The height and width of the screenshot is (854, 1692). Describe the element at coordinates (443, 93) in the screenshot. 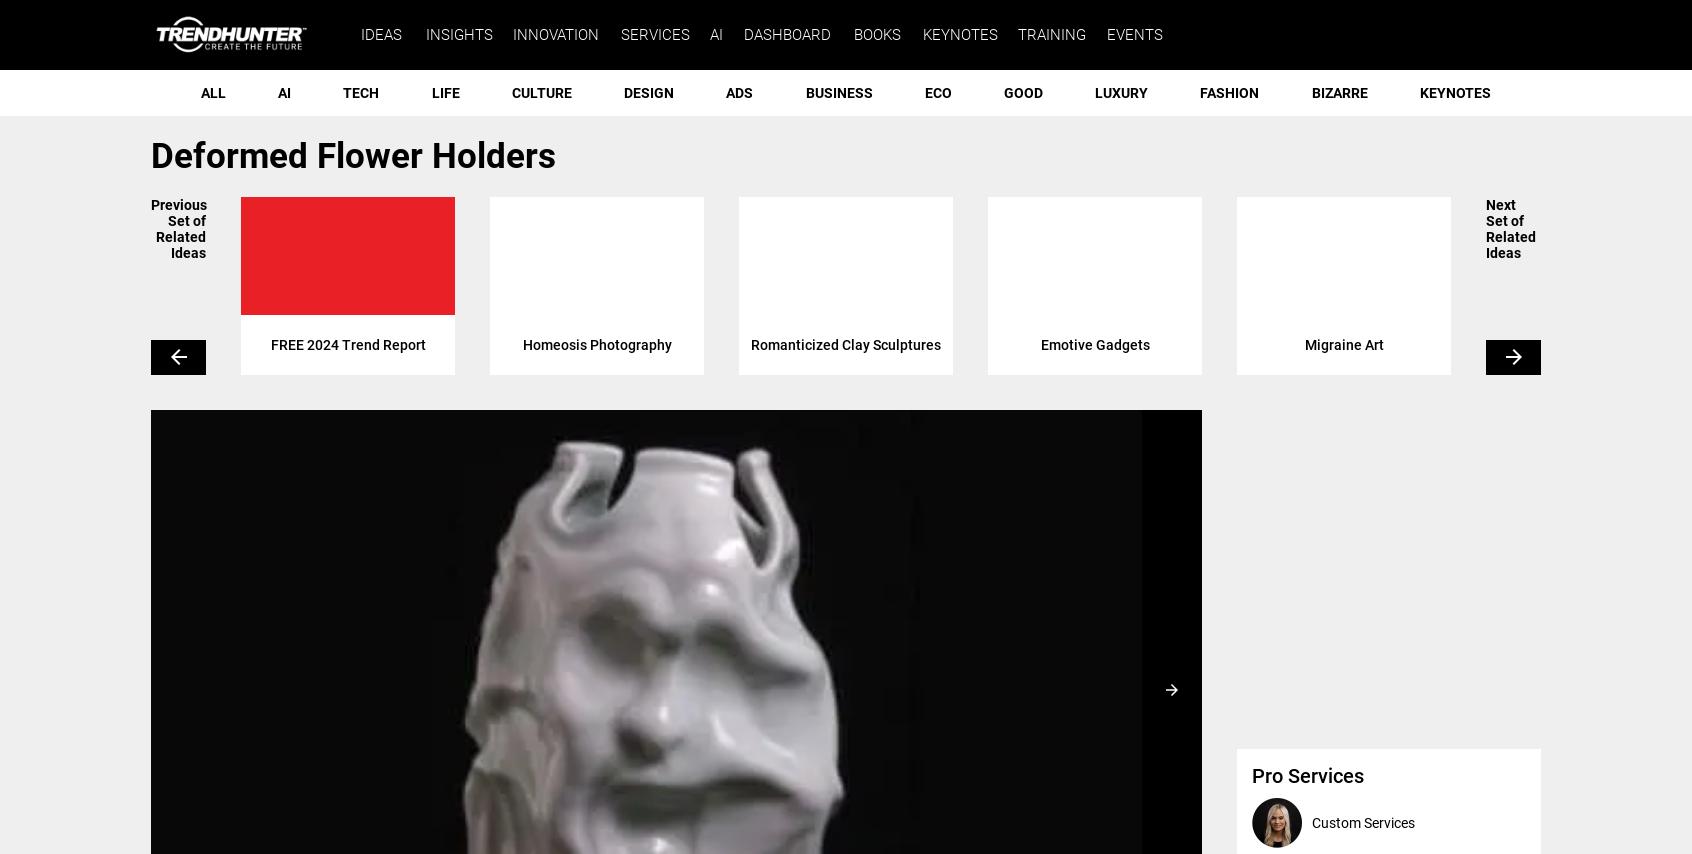

I see `'Life'` at that location.